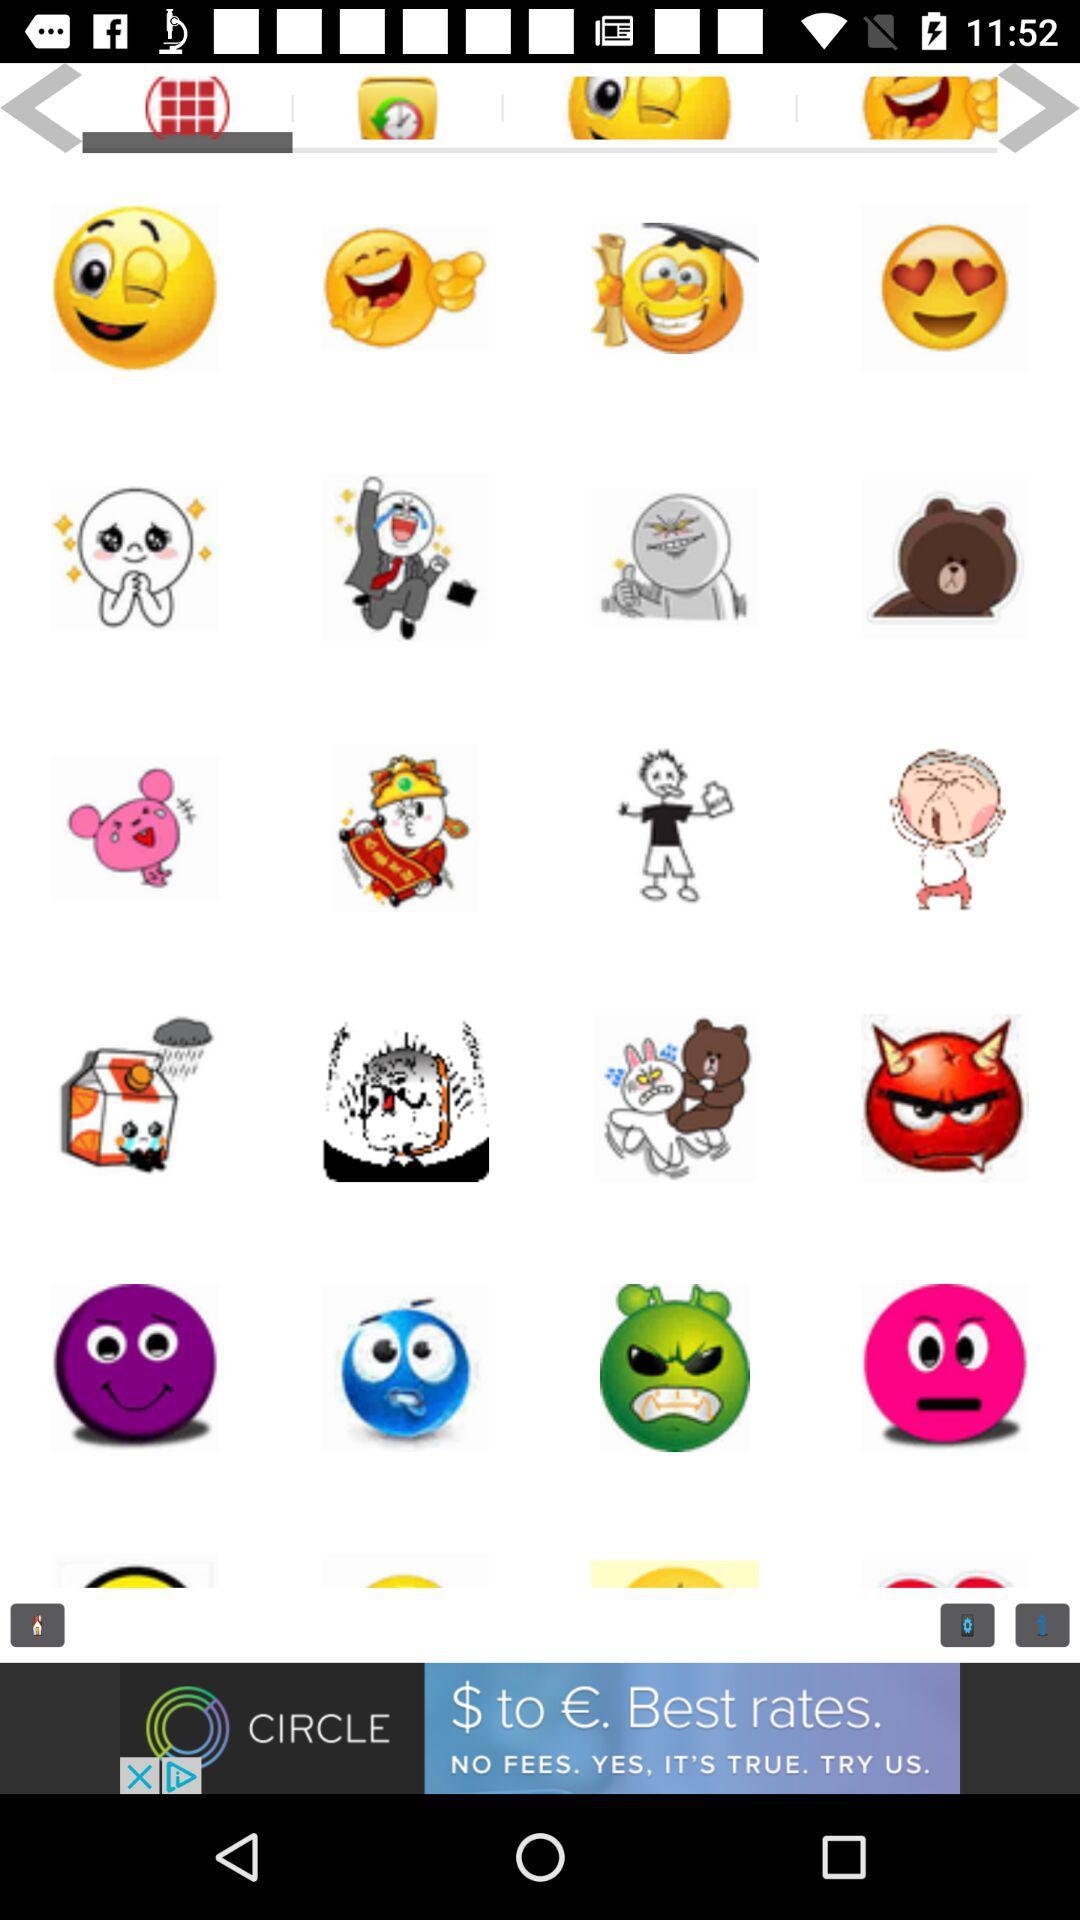 Image resolution: width=1080 pixels, height=1920 pixels. What do you see at coordinates (405, 287) in the screenshot?
I see `laughing emoji` at bounding box center [405, 287].